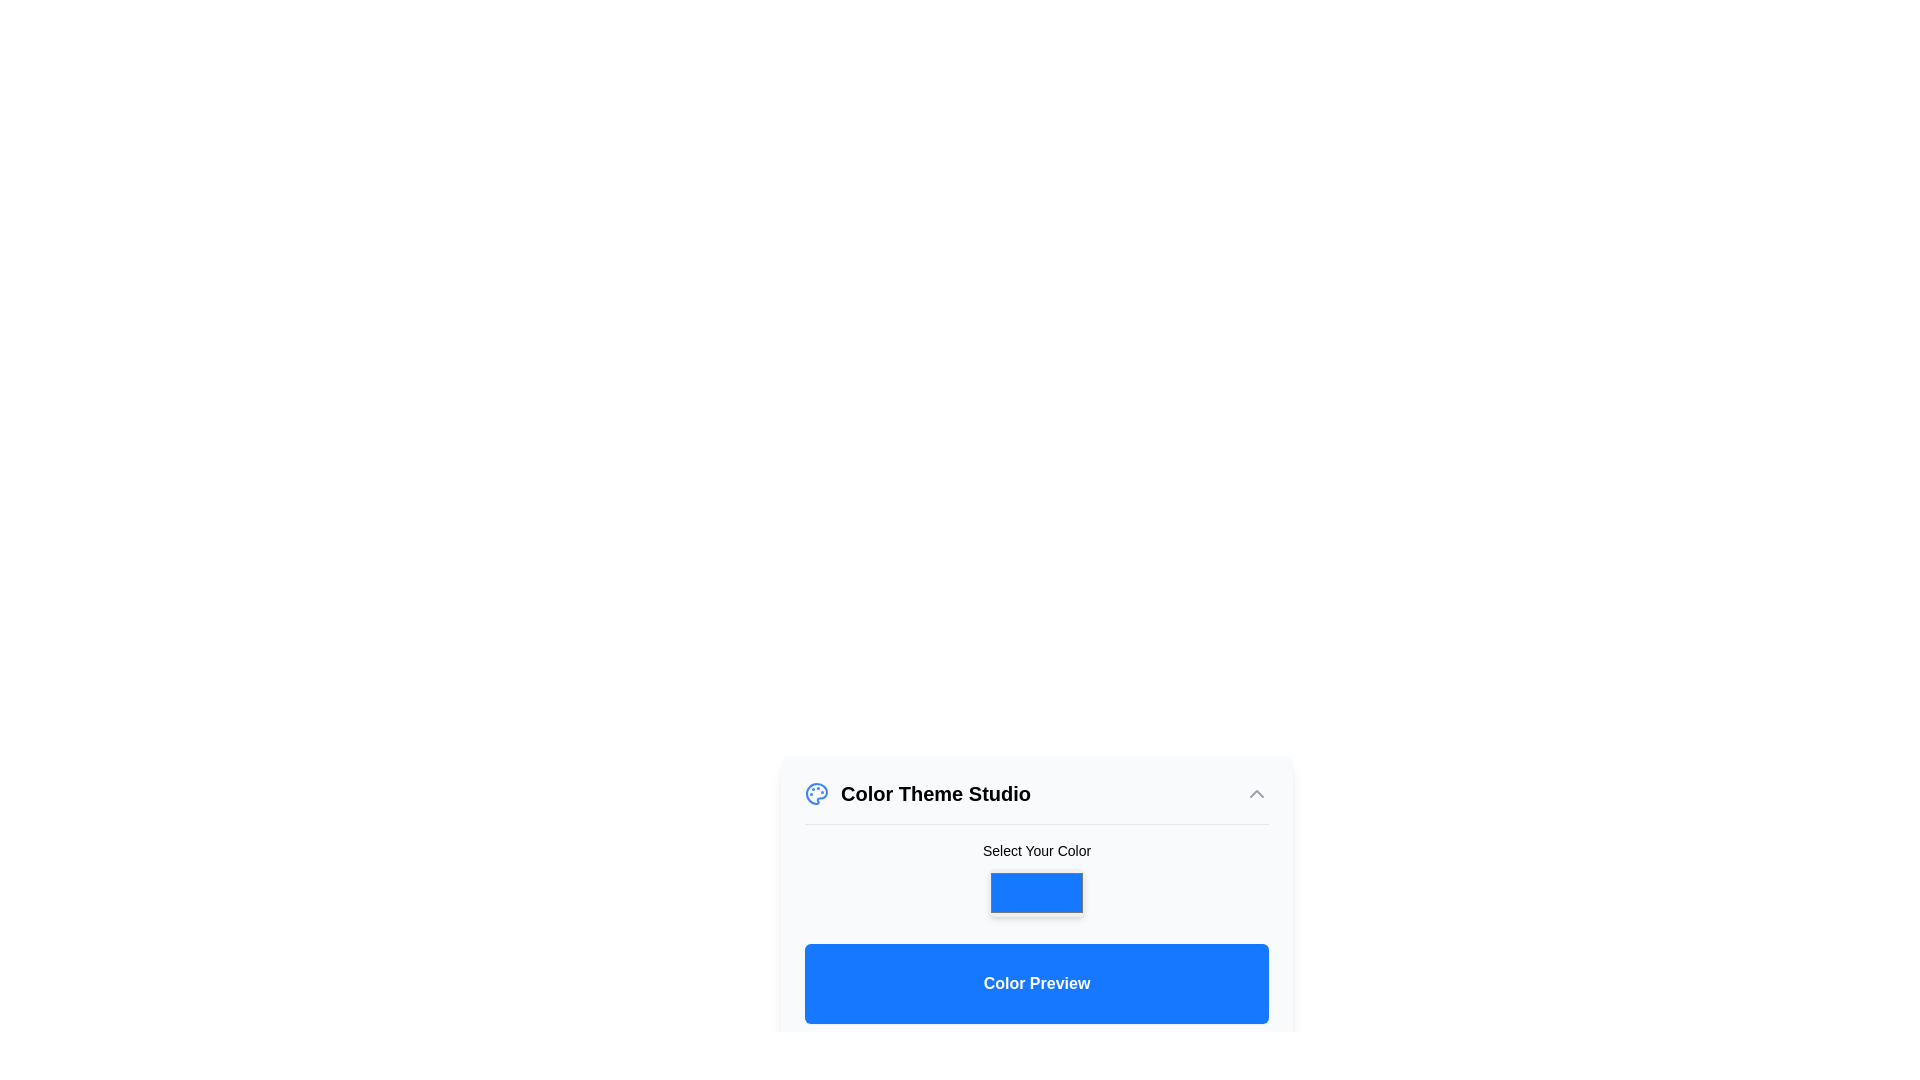 This screenshot has width=1920, height=1080. I want to click on the toggle button located at the top-right corner of the 'Color Theme Studio' interface, so click(1256, 793).